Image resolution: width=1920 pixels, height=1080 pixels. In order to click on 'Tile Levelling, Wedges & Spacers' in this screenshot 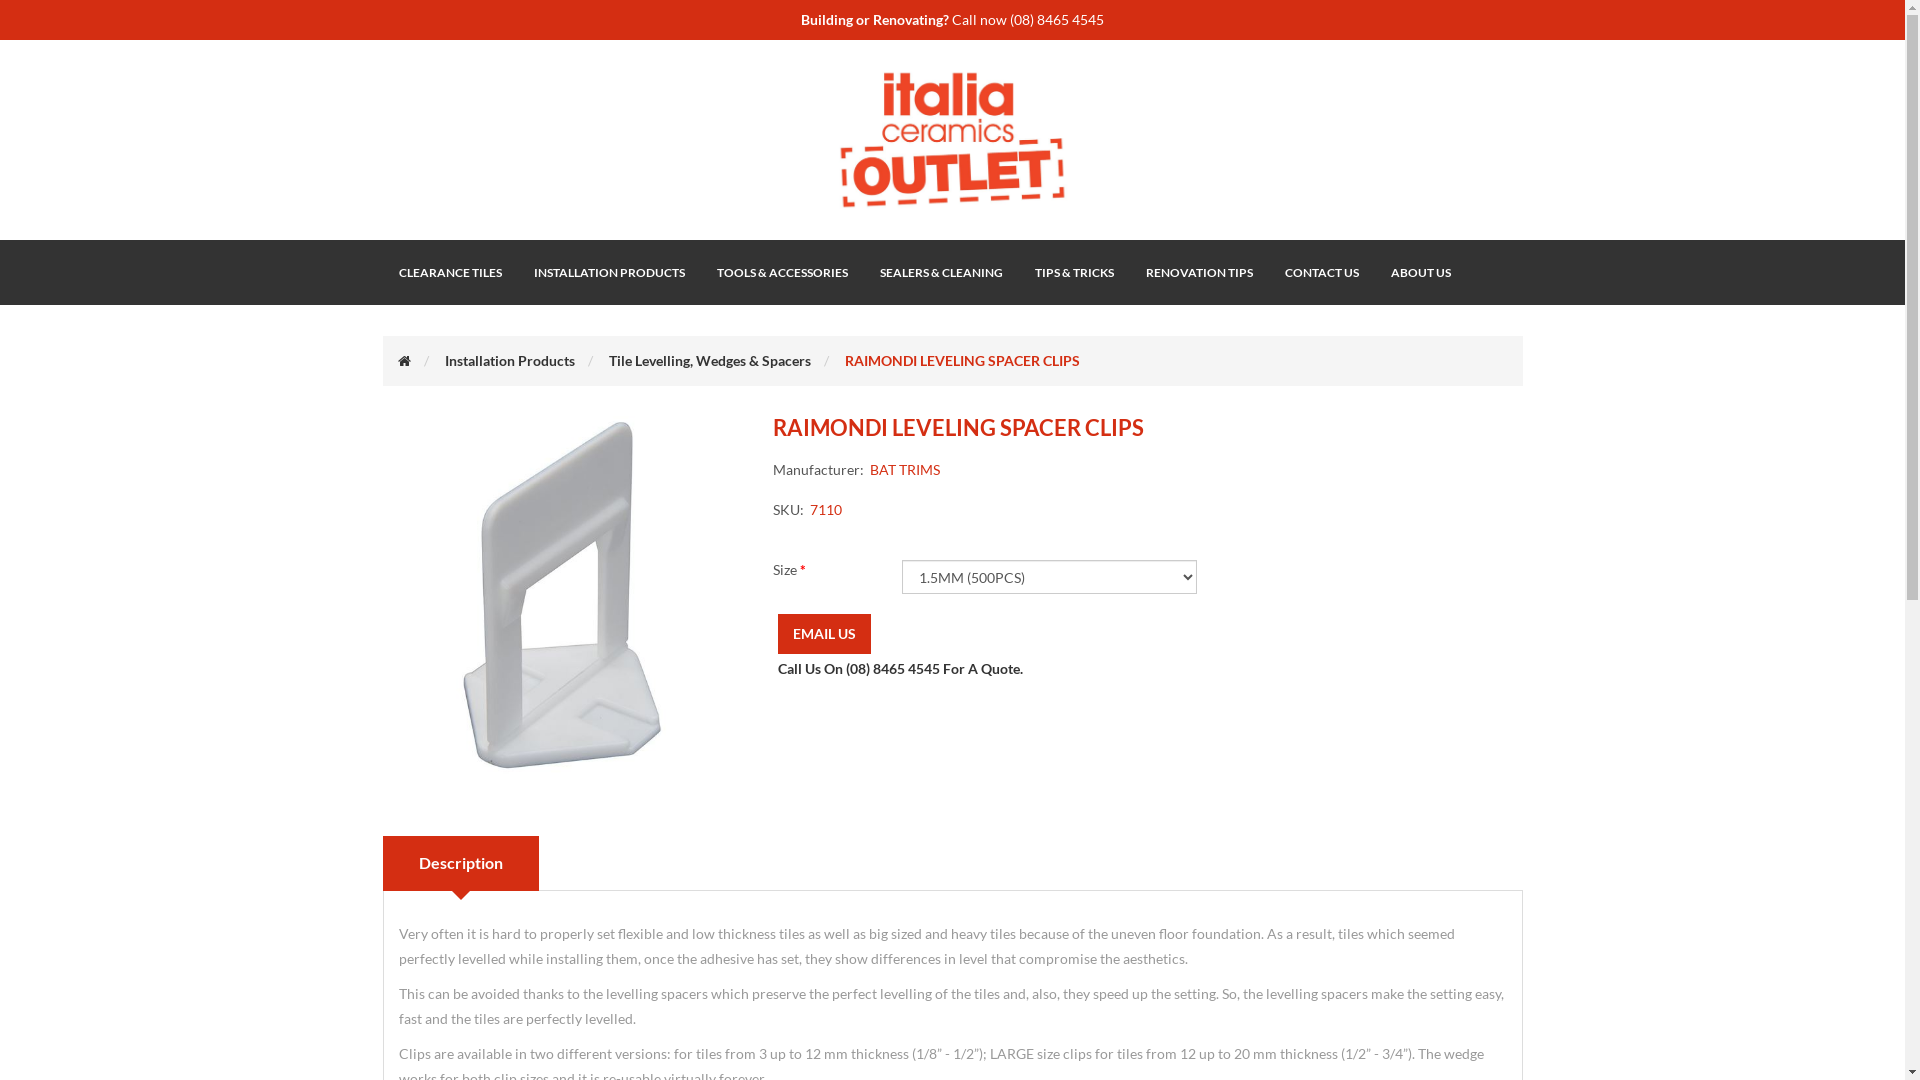, I will do `click(607, 360)`.